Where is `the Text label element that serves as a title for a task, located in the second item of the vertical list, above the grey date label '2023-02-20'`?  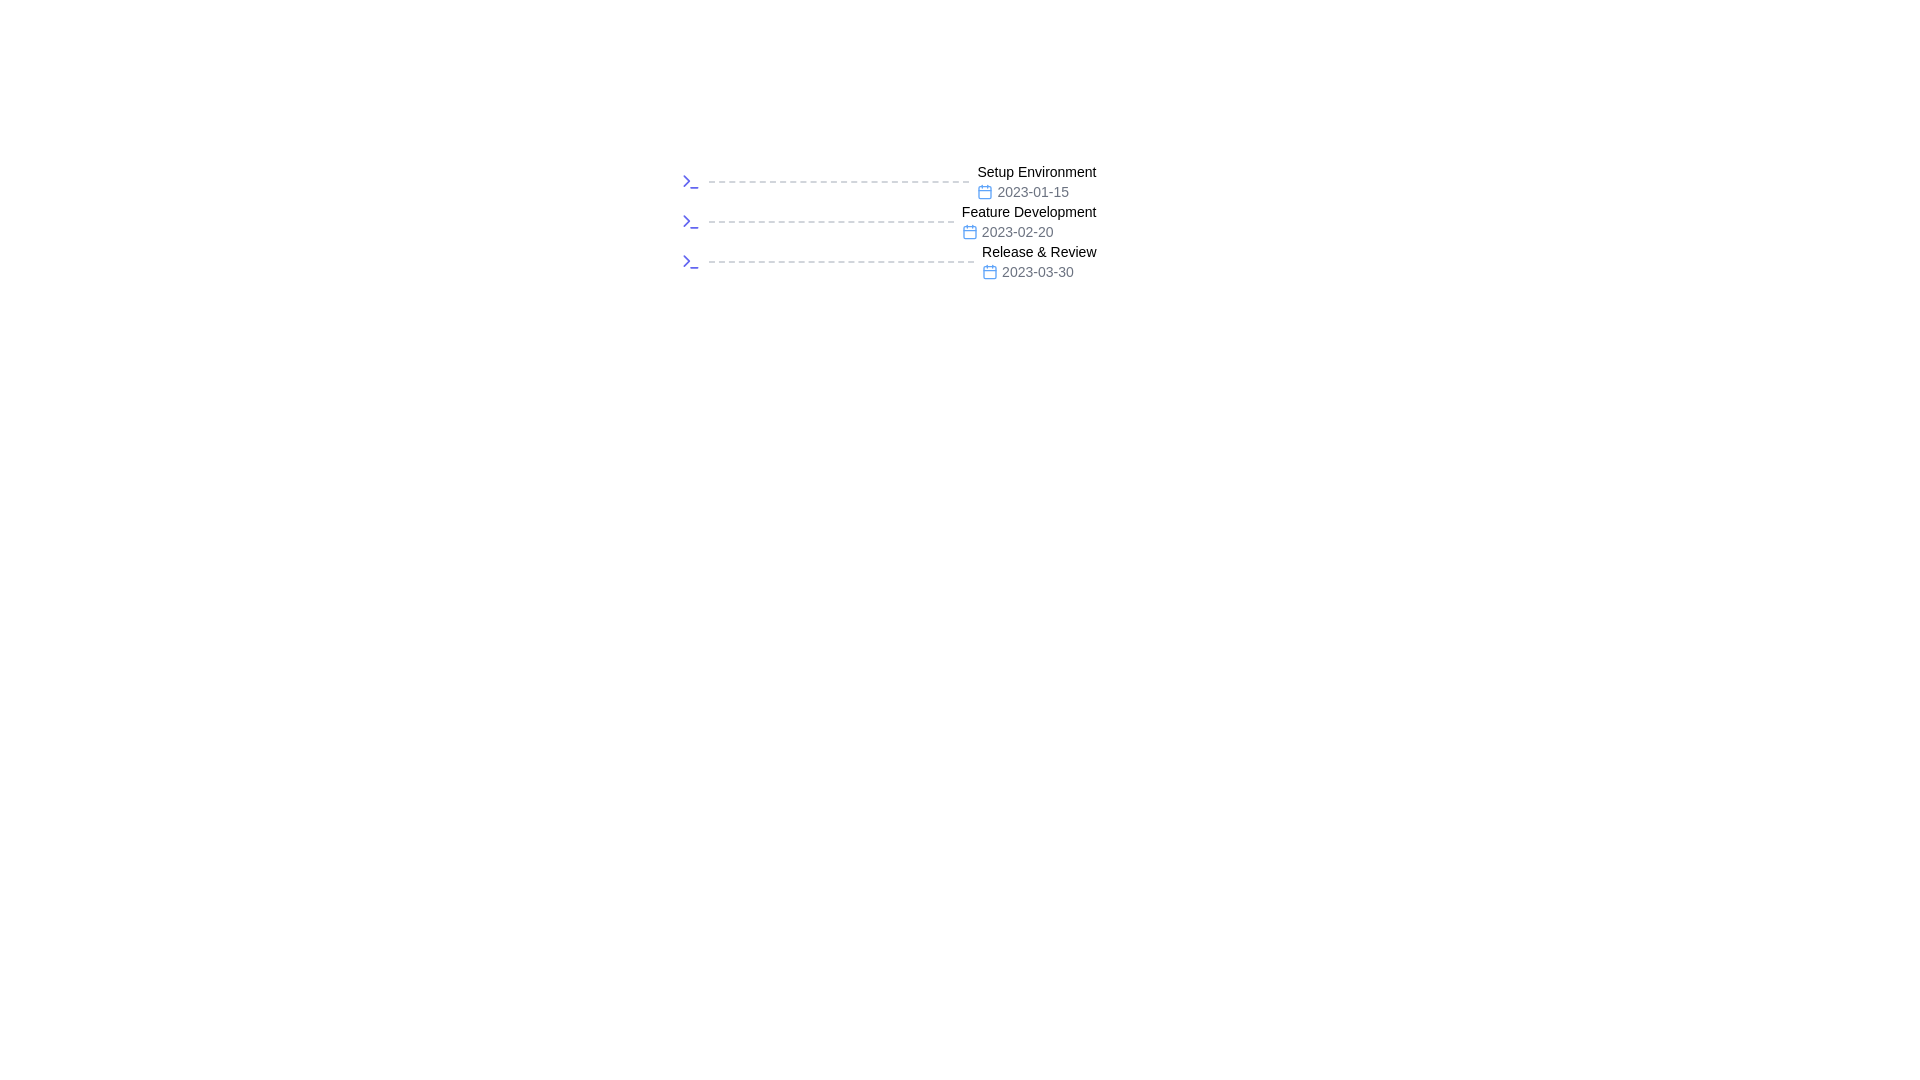 the Text label element that serves as a title for a task, located in the second item of the vertical list, above the grey date label '2023-02-20' is located at coordinates (1029, 212).